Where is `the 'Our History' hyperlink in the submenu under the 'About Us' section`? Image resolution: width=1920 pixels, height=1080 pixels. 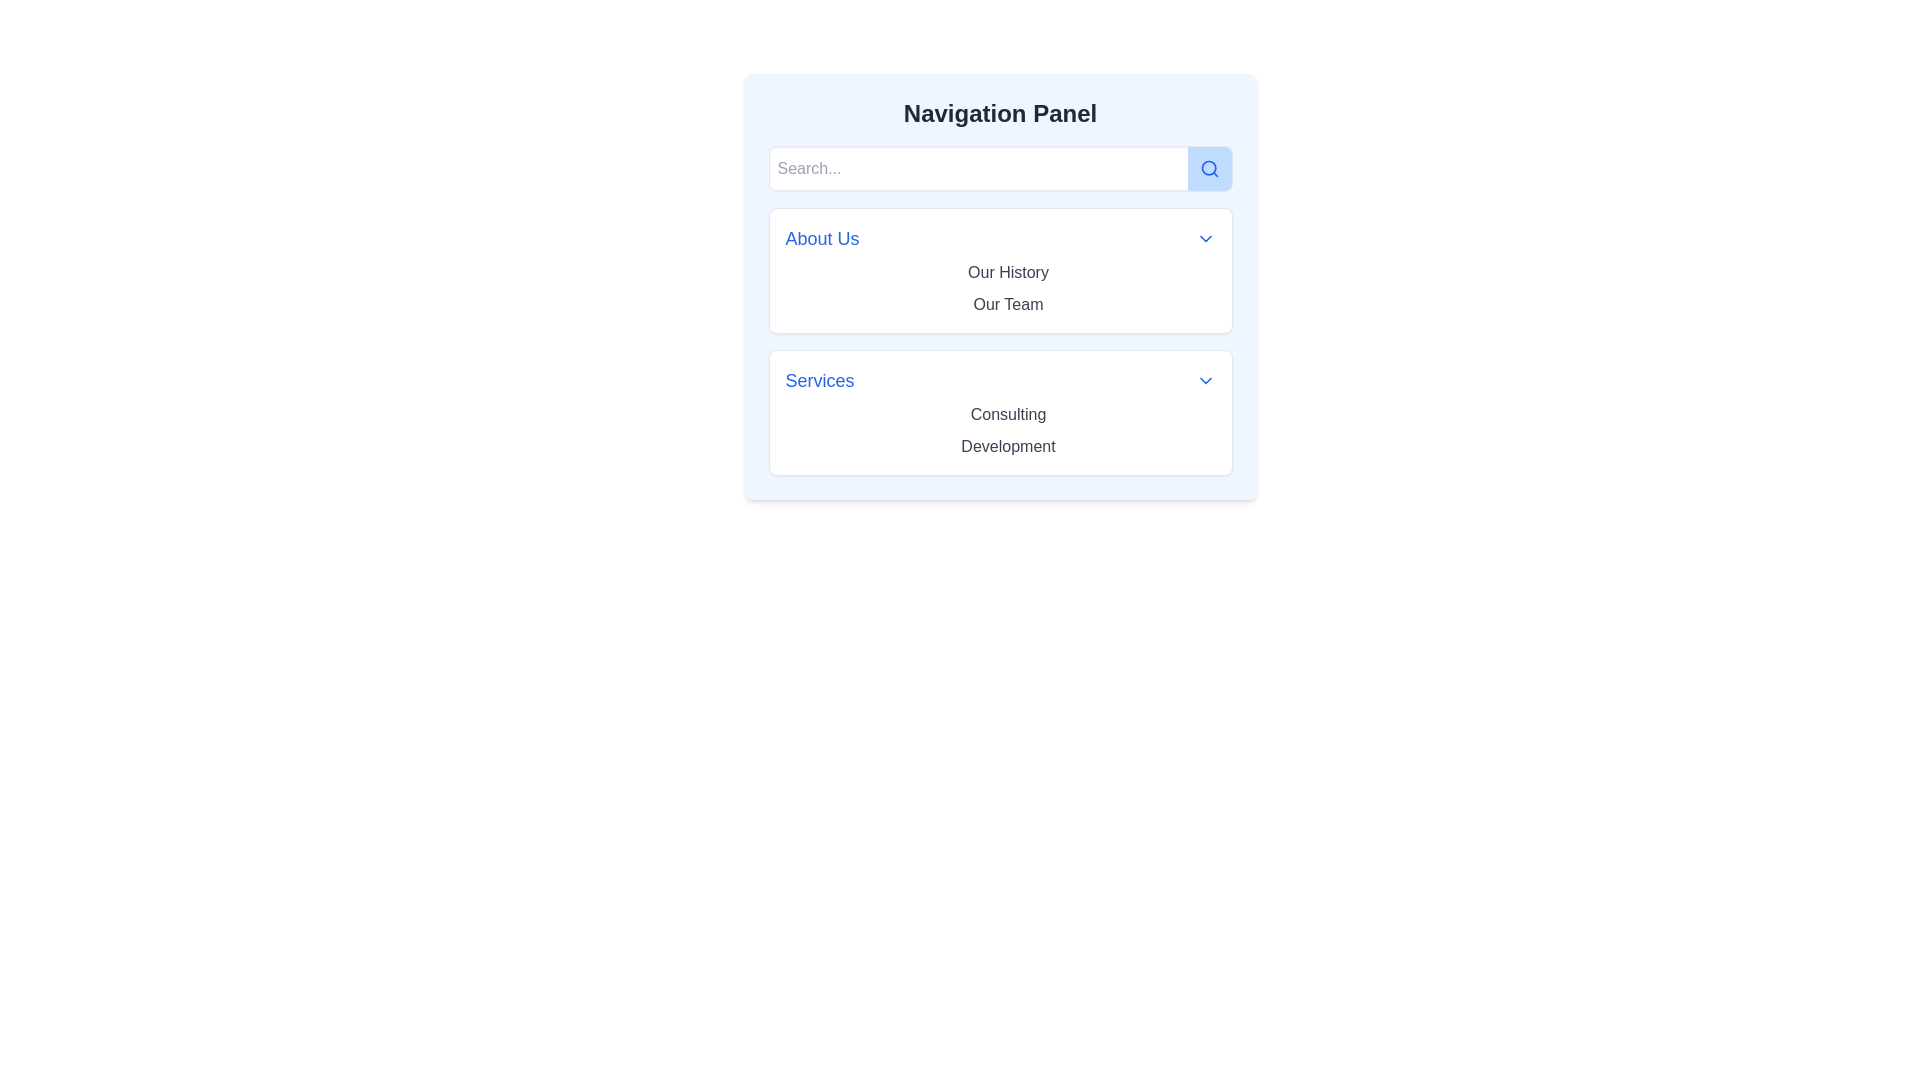
the 'Our History' hyperlink in the submenu under the 'About Us' section is located at coordinates (1008, 272).